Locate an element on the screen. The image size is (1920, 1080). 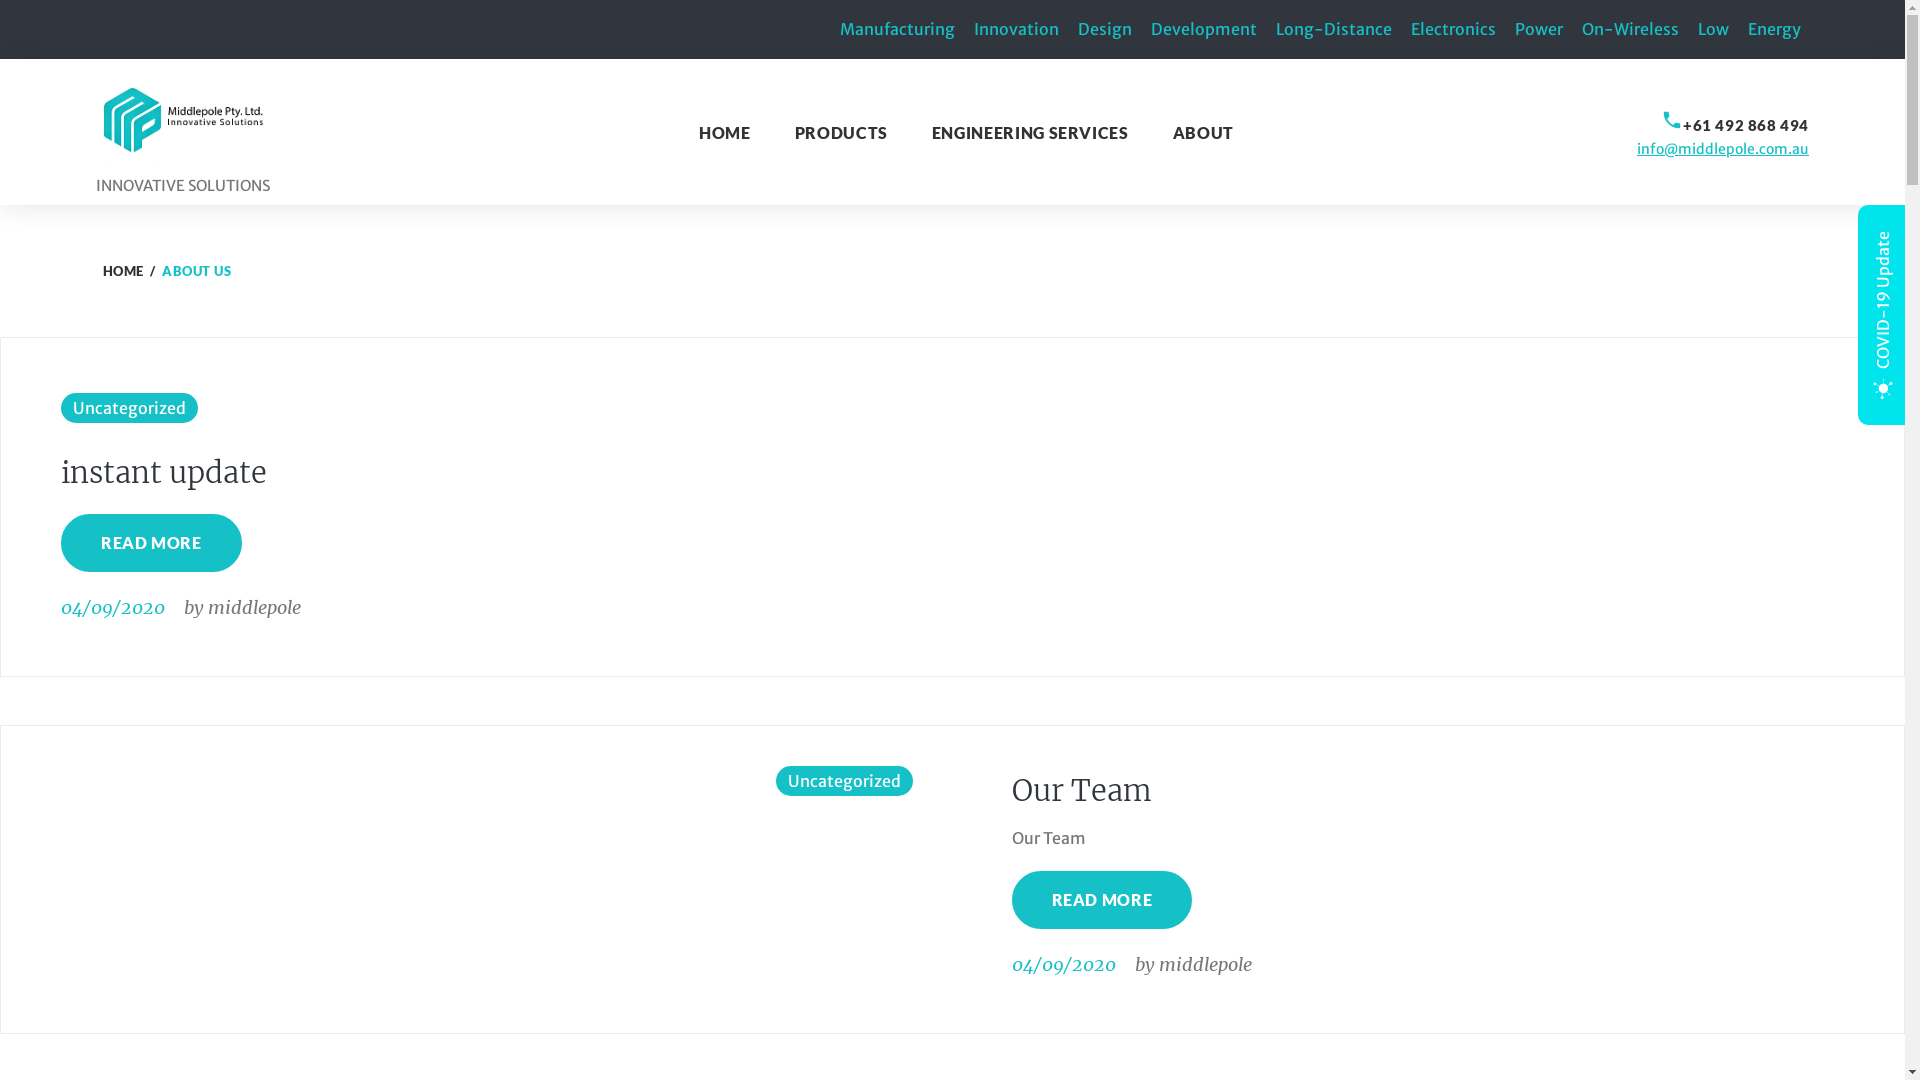
'+61 492 868 494' is located at coordinates (1745, 124).